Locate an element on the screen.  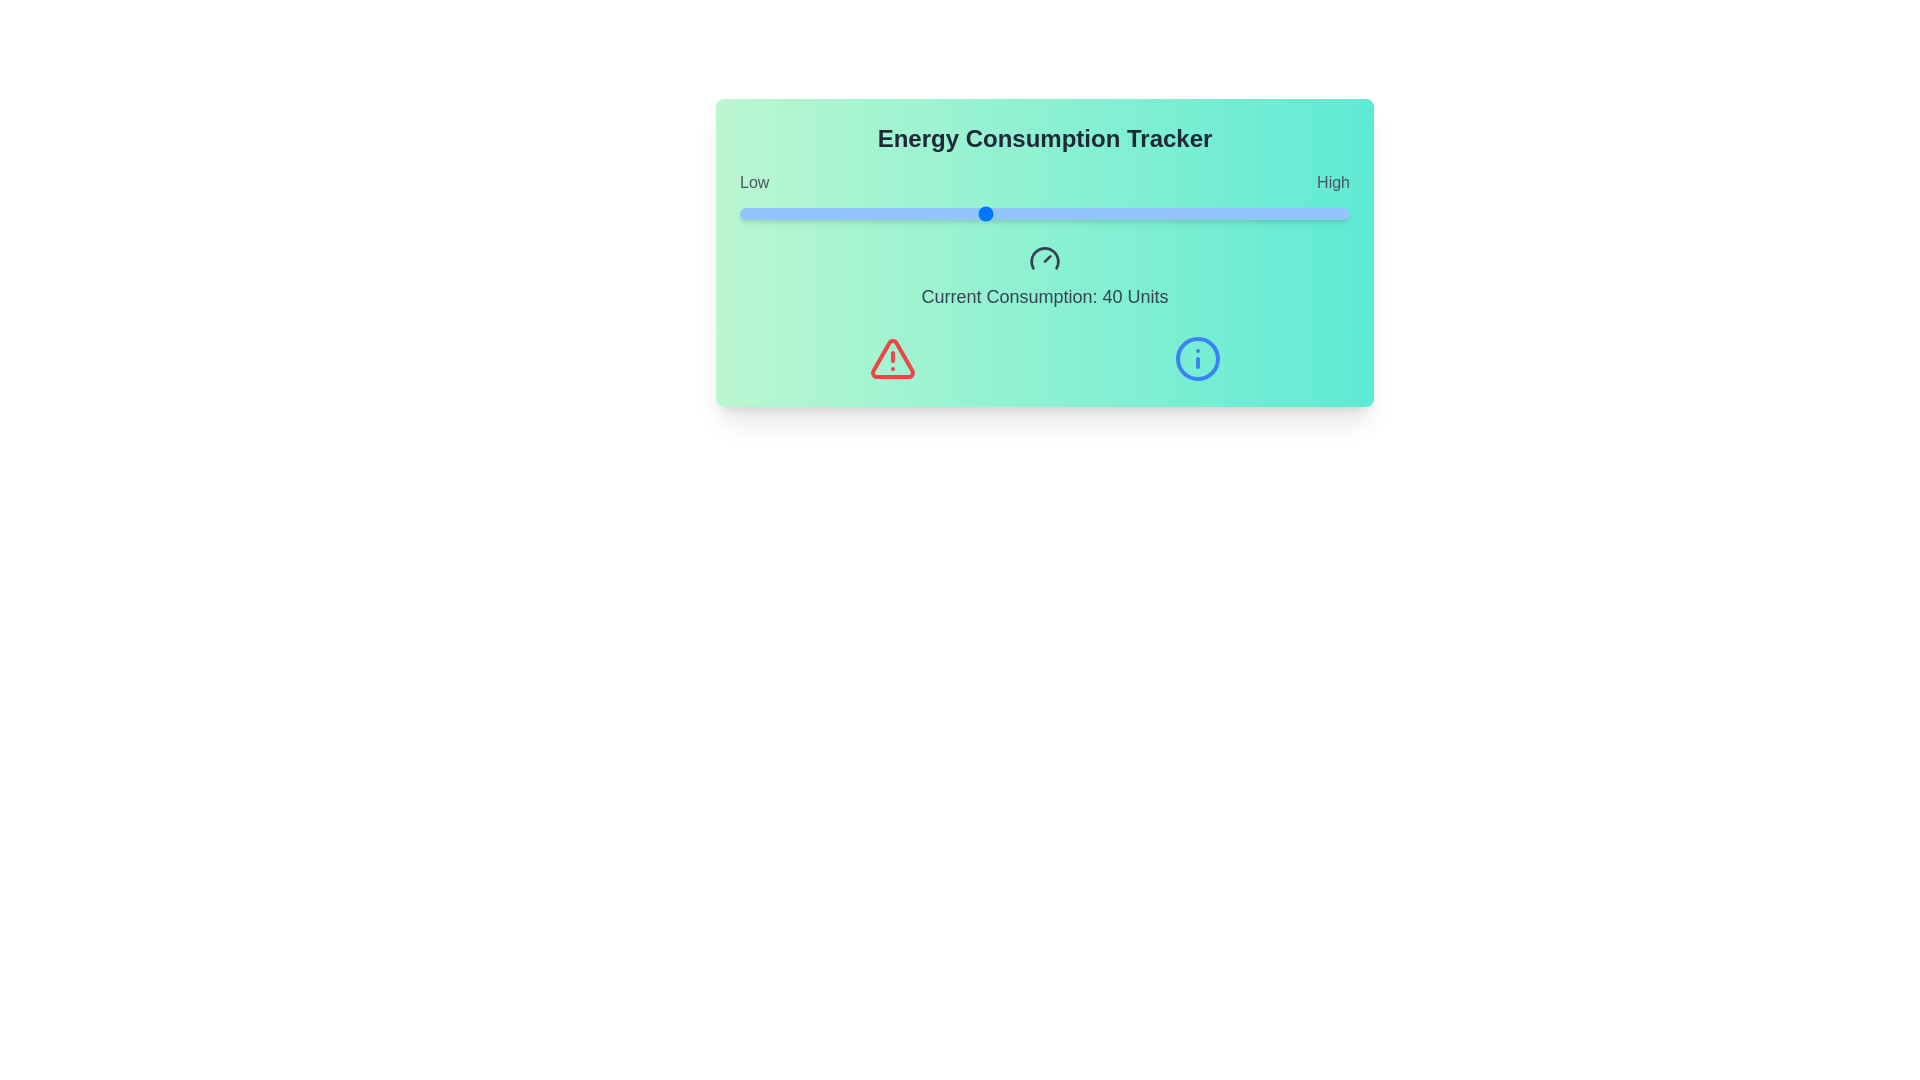
the energy consumption slider to 26 units is located at coordinates (897, 213).